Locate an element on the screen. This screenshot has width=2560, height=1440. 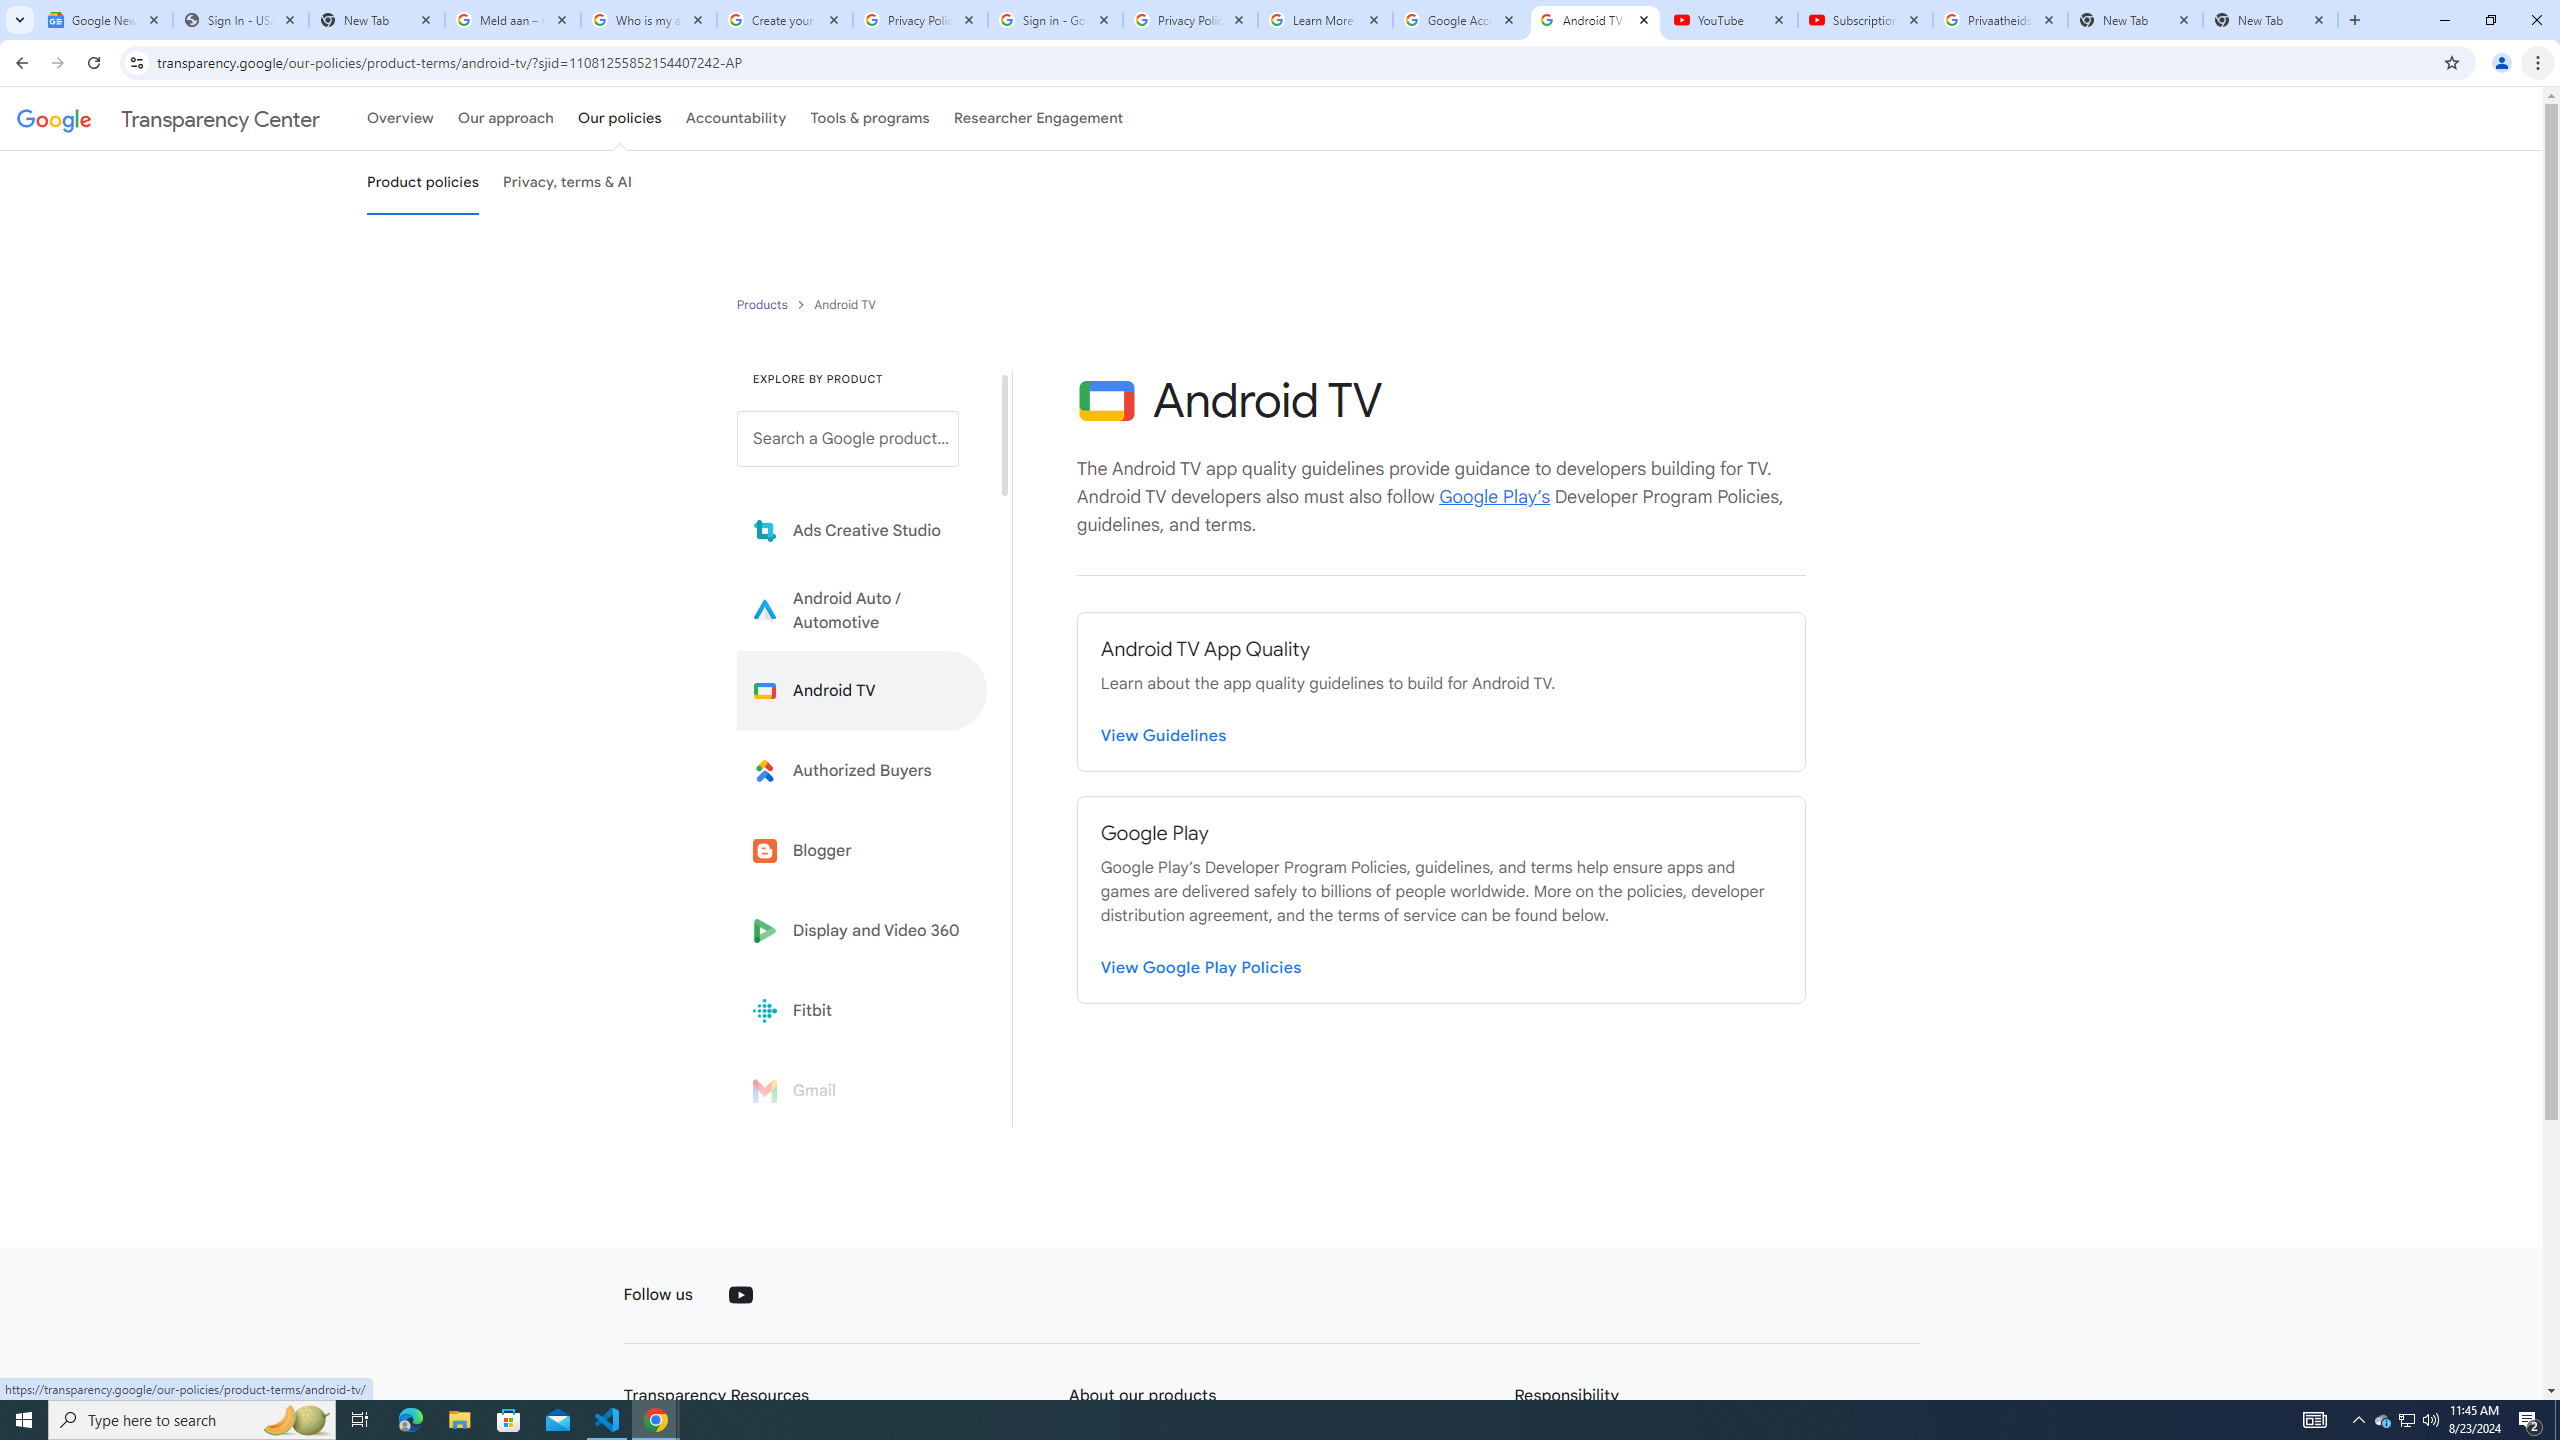
'Learn more about Authorized Buyers' is located at coordinates (861, 770).